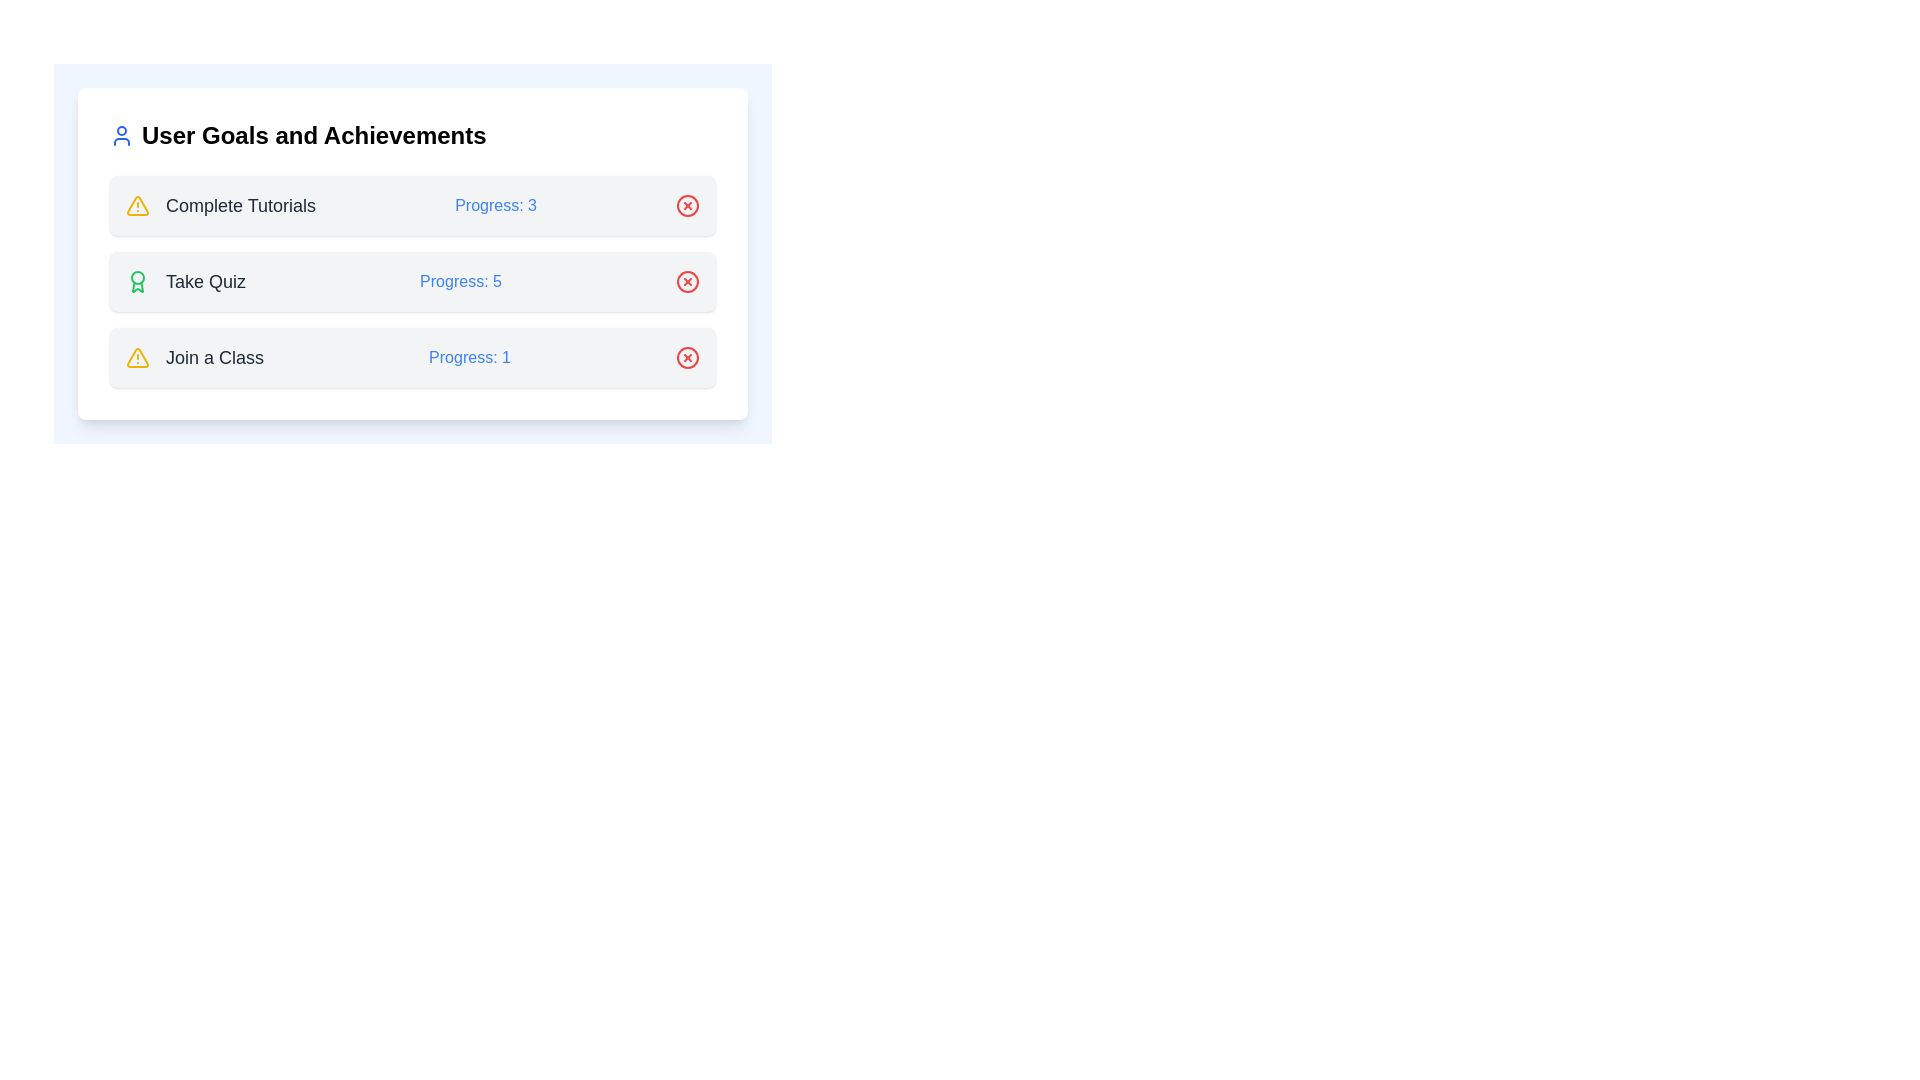 Image resolution: width=1920 pixels, height=1080 pixels. What do you see at coordinates (215, 357) in the screenshot?
I see `the text label 'Join a Class', which is styled with a large font size and dark gray color, positioned between an alert icon and a progress text in the third row of goals` at bounding box center [215, 357].